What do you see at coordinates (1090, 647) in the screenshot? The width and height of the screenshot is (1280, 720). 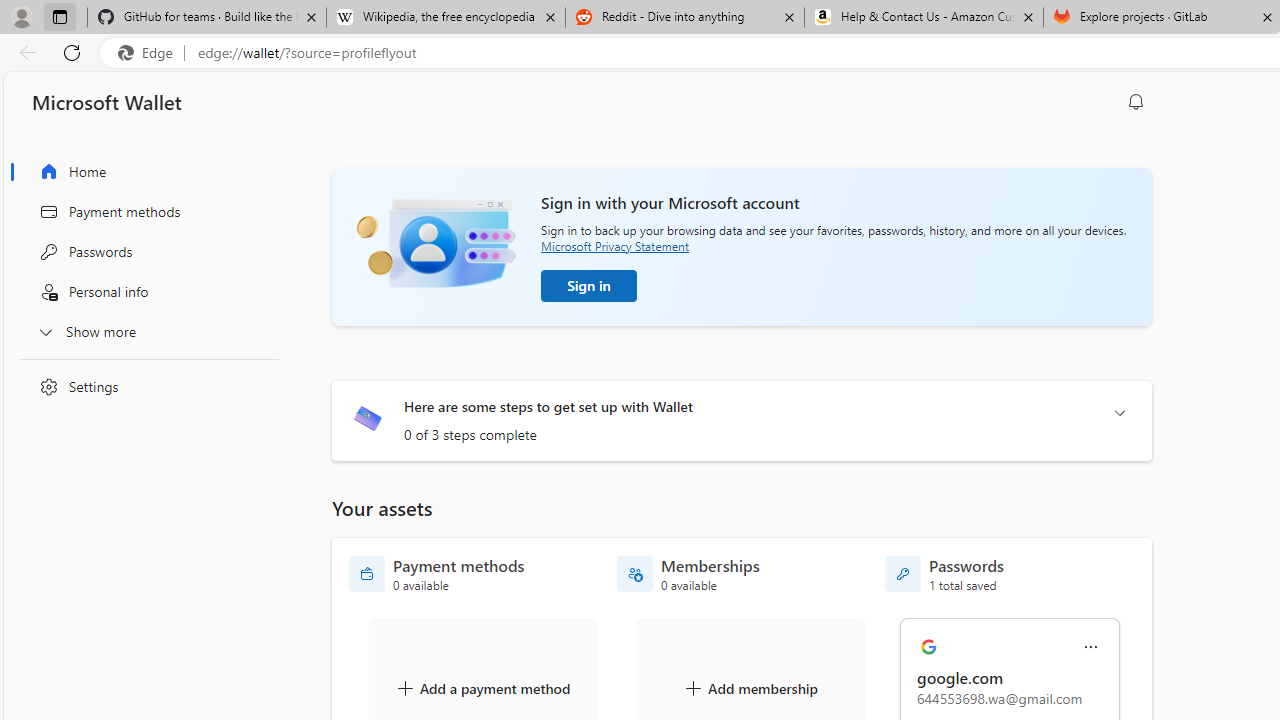 I see `'More actions'` at bounding box center [1090, 647].